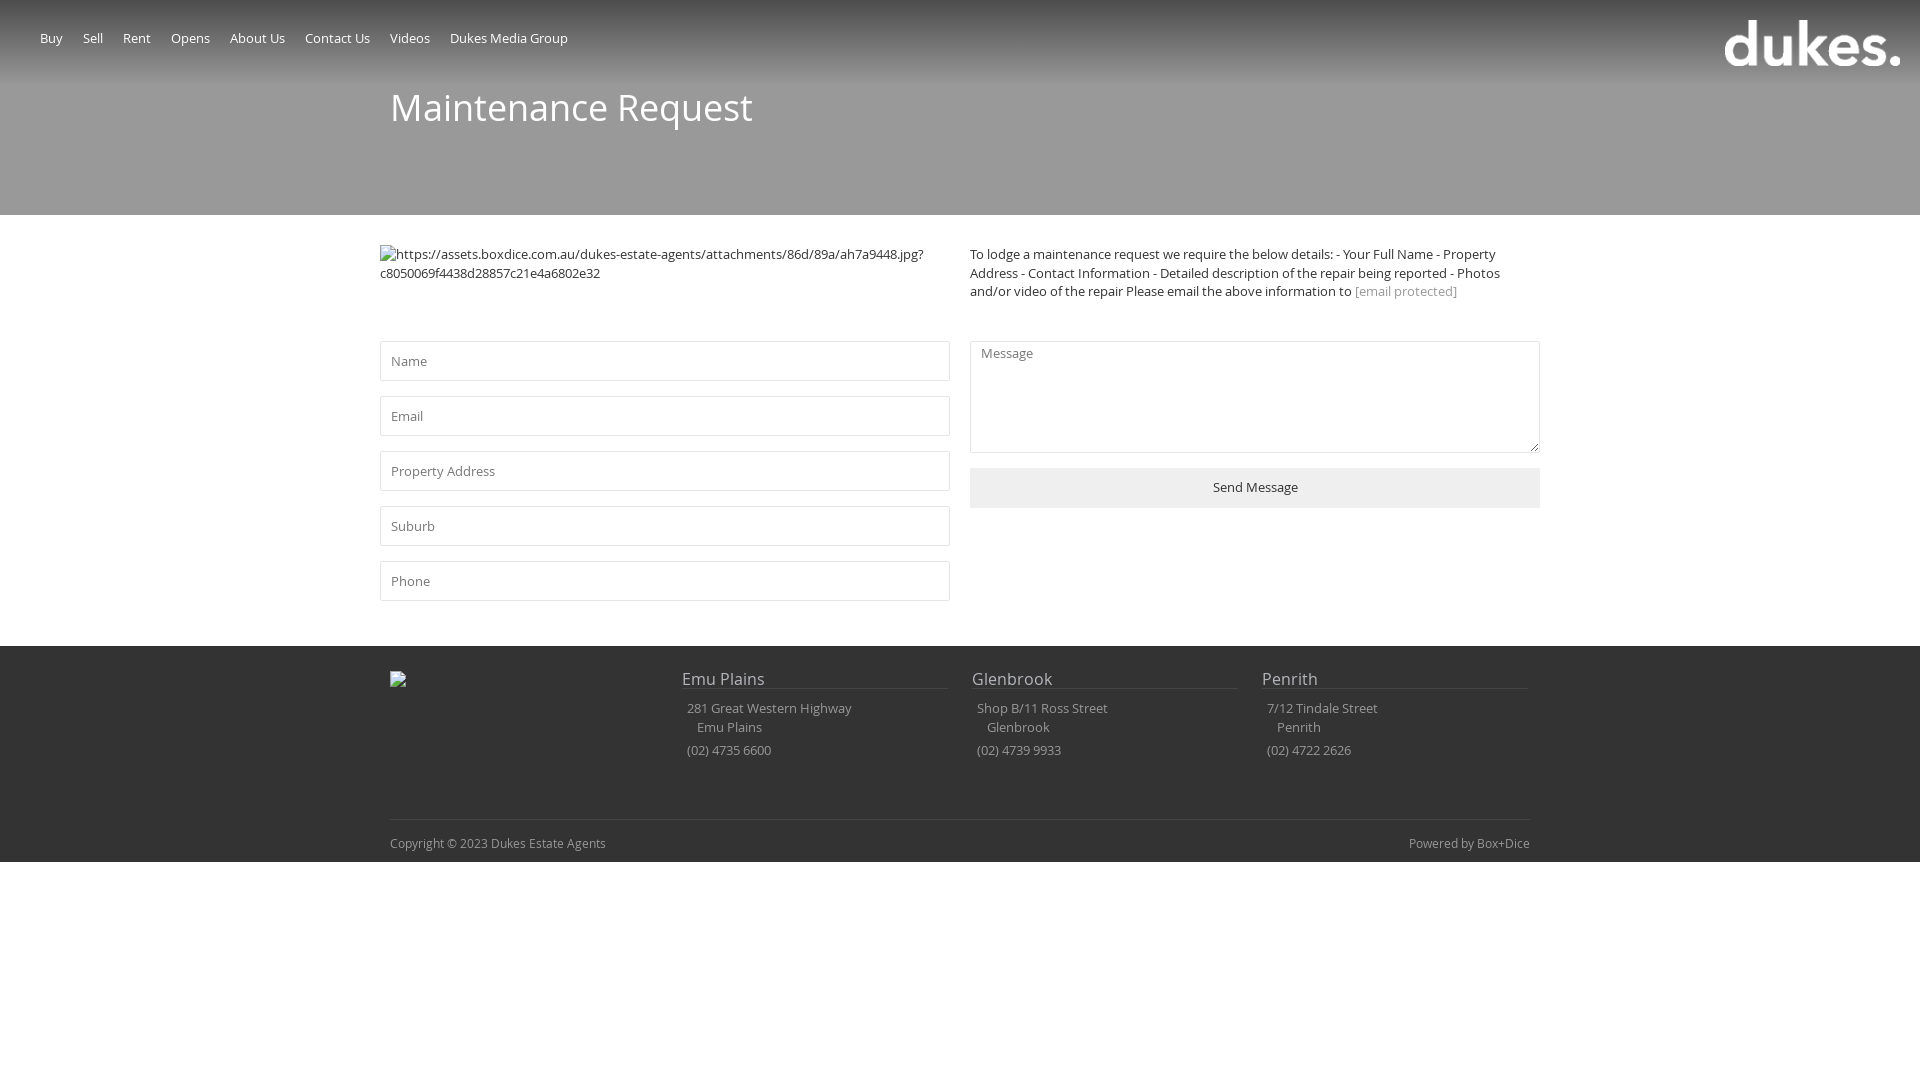  Describe the element at coordinates (171, 38) in the screenshot. I see `'Opens'` at that location.